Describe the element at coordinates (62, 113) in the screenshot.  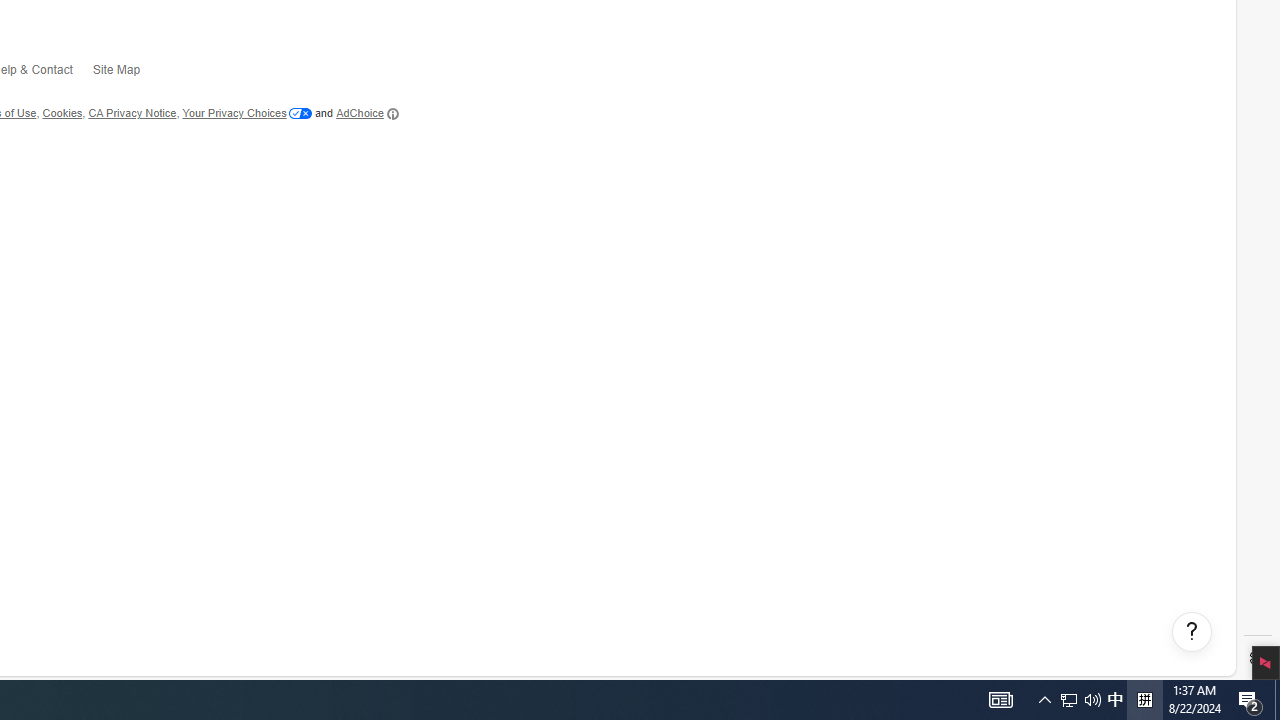
I see `'Cookies'` at that location.